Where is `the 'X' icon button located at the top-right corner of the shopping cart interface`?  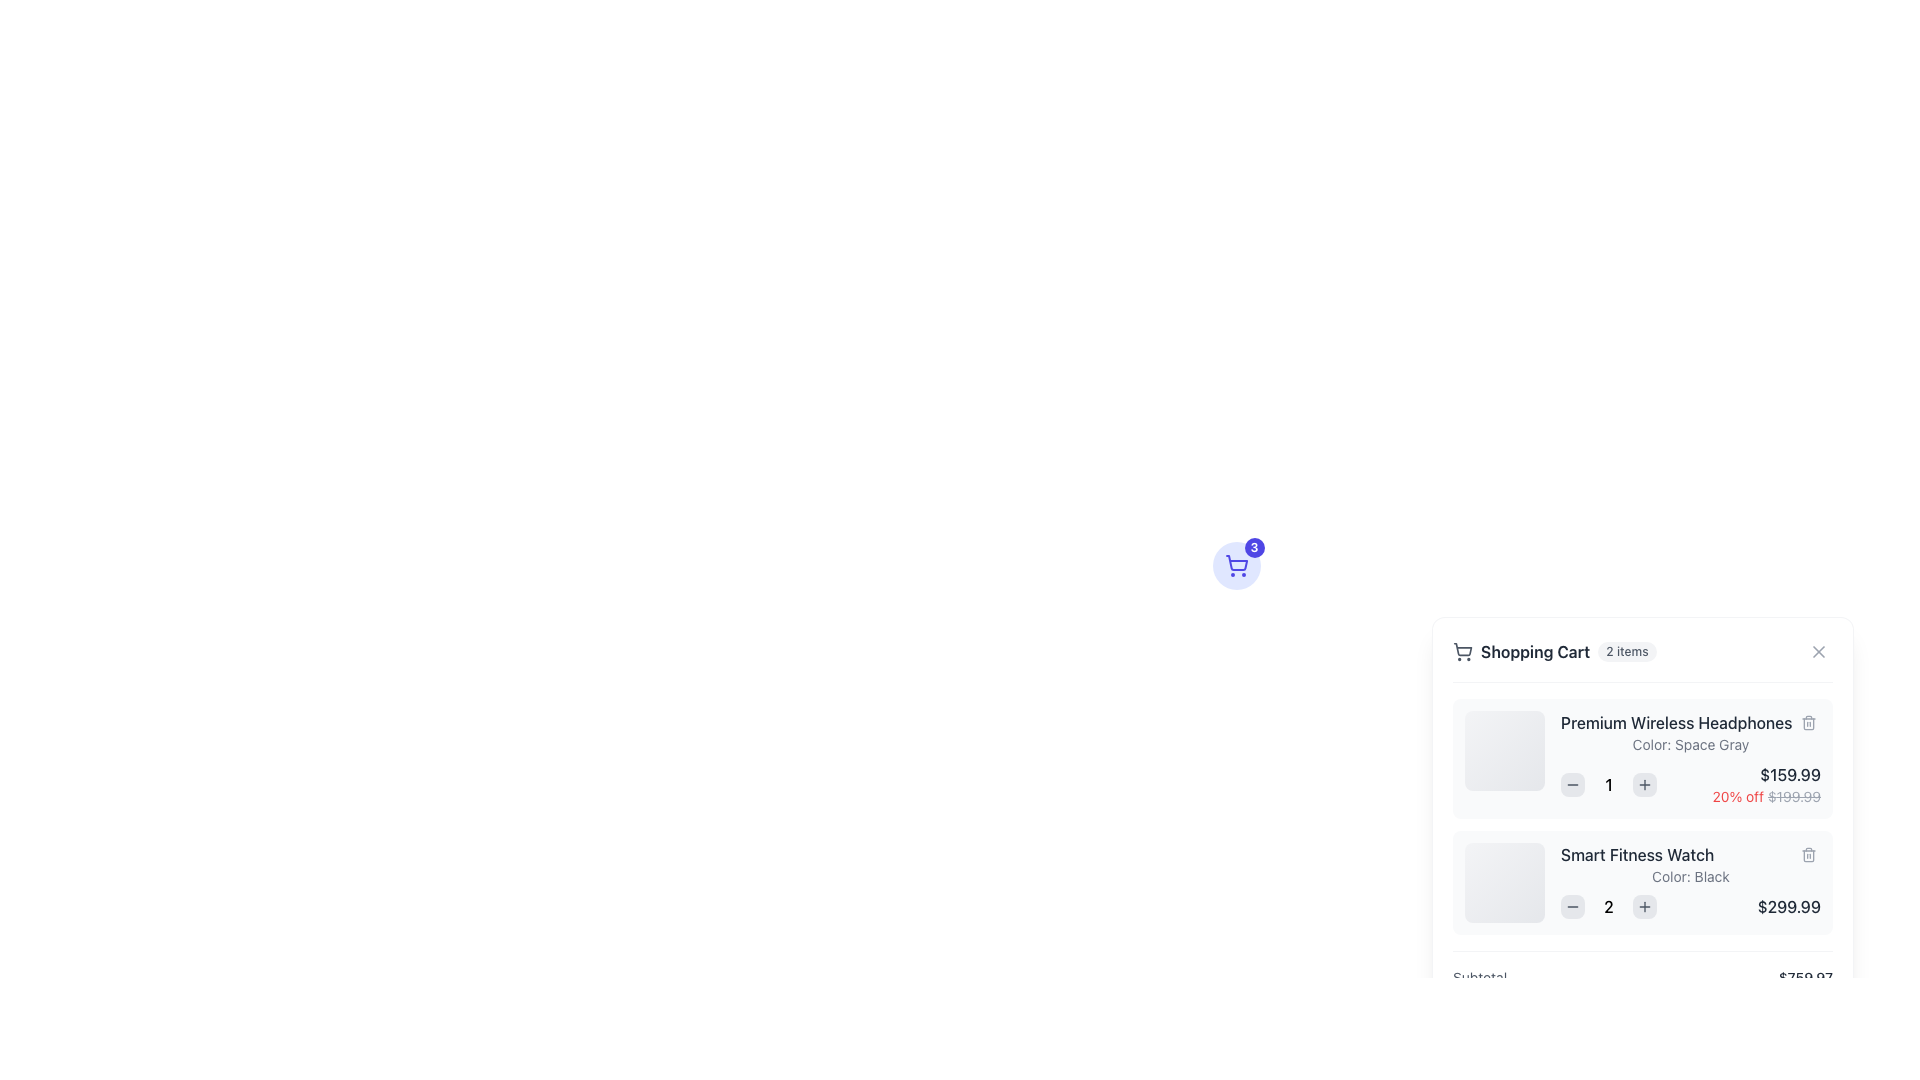
the 'X' icon button located at the top-right corner of the shopping cart interface is located at coordinates (1819, 651).